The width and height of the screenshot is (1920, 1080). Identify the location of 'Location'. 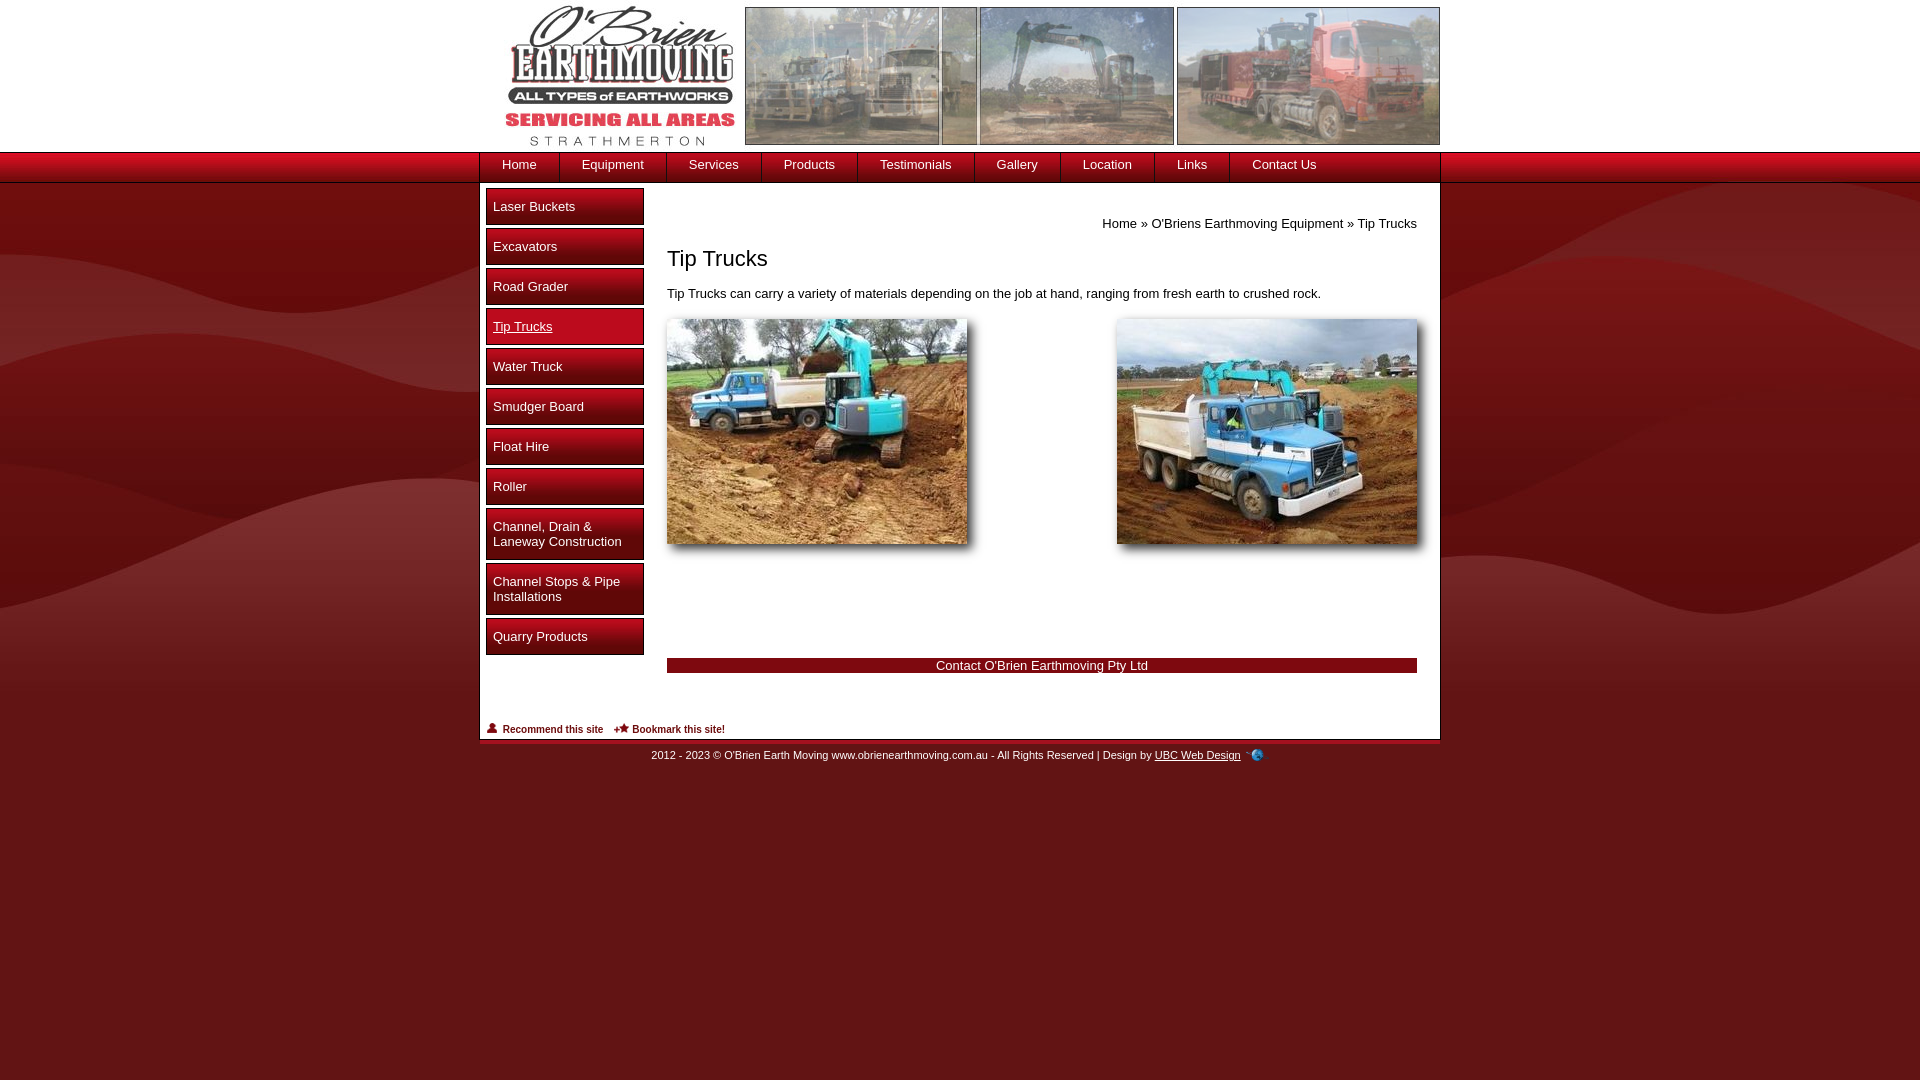
(1106, 155).